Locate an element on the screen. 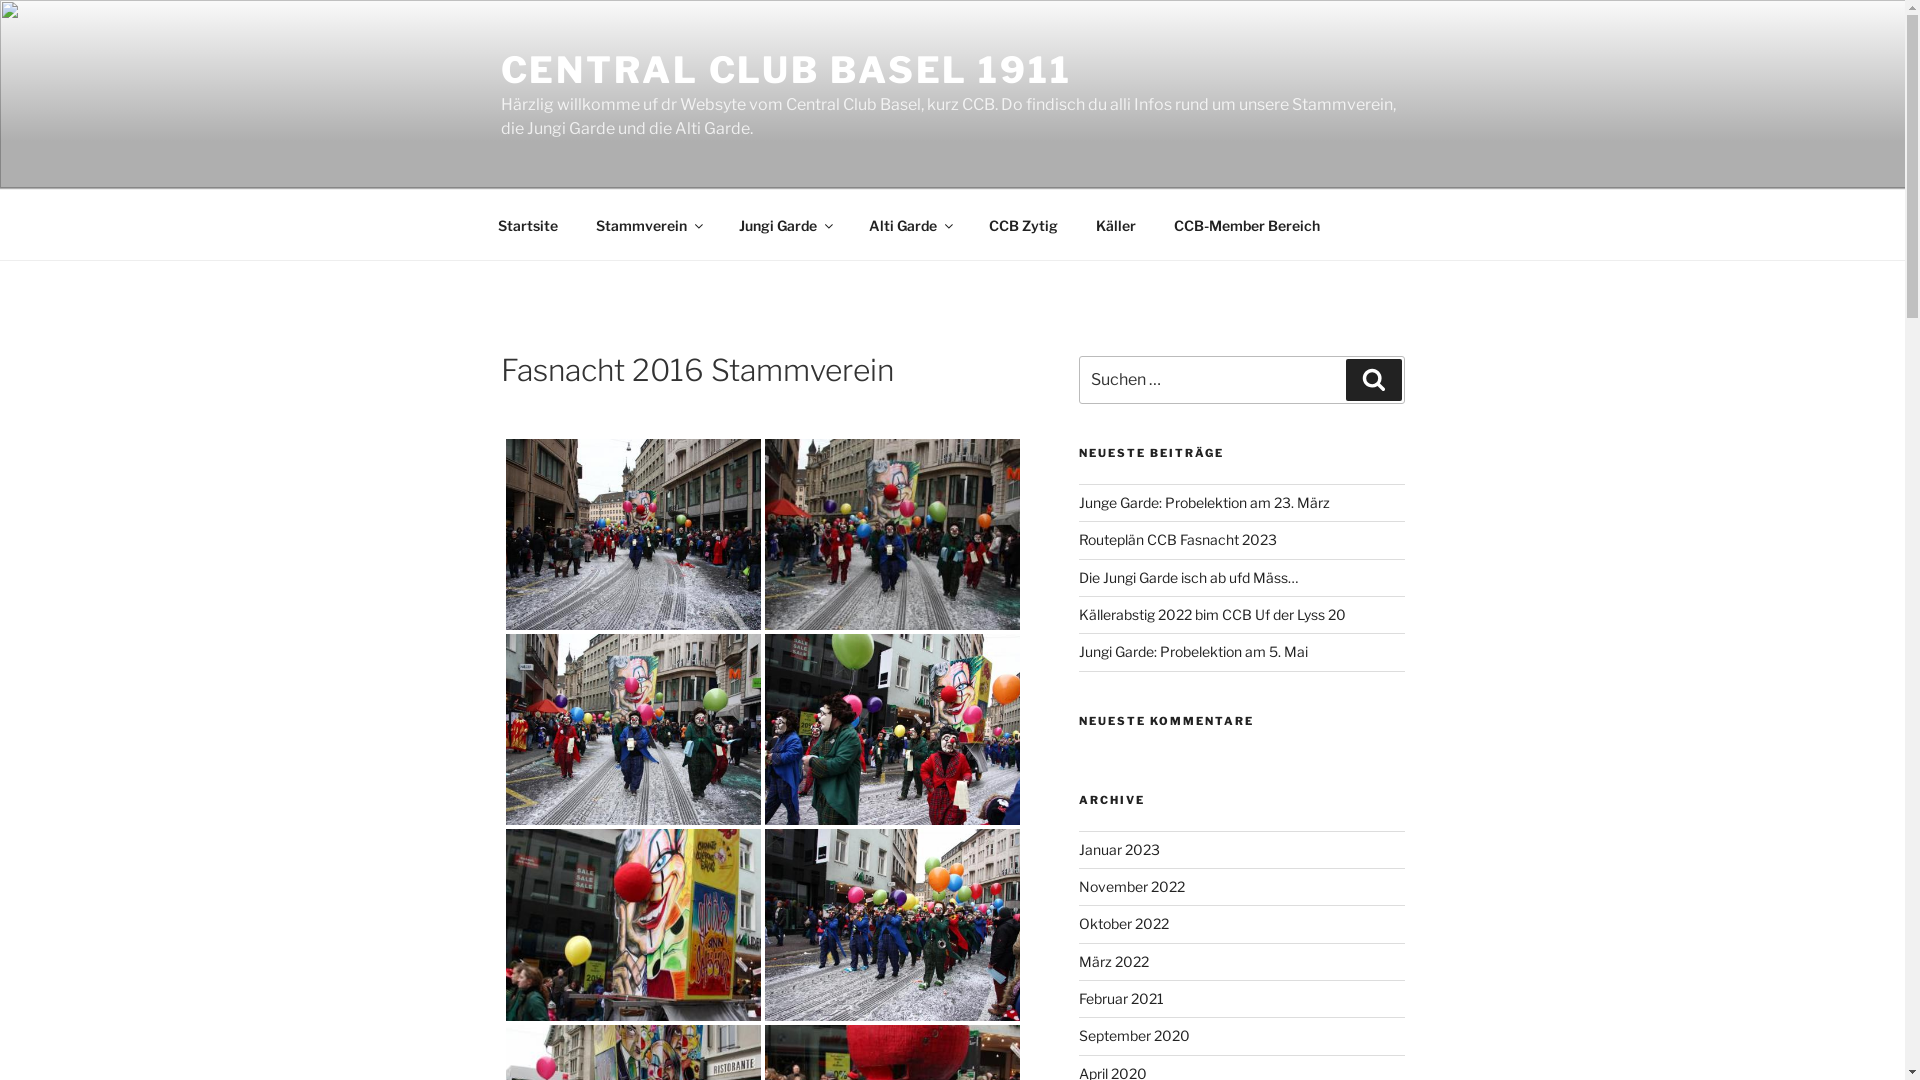  'Oktober 2022' is located at coordinates (1123, 923).